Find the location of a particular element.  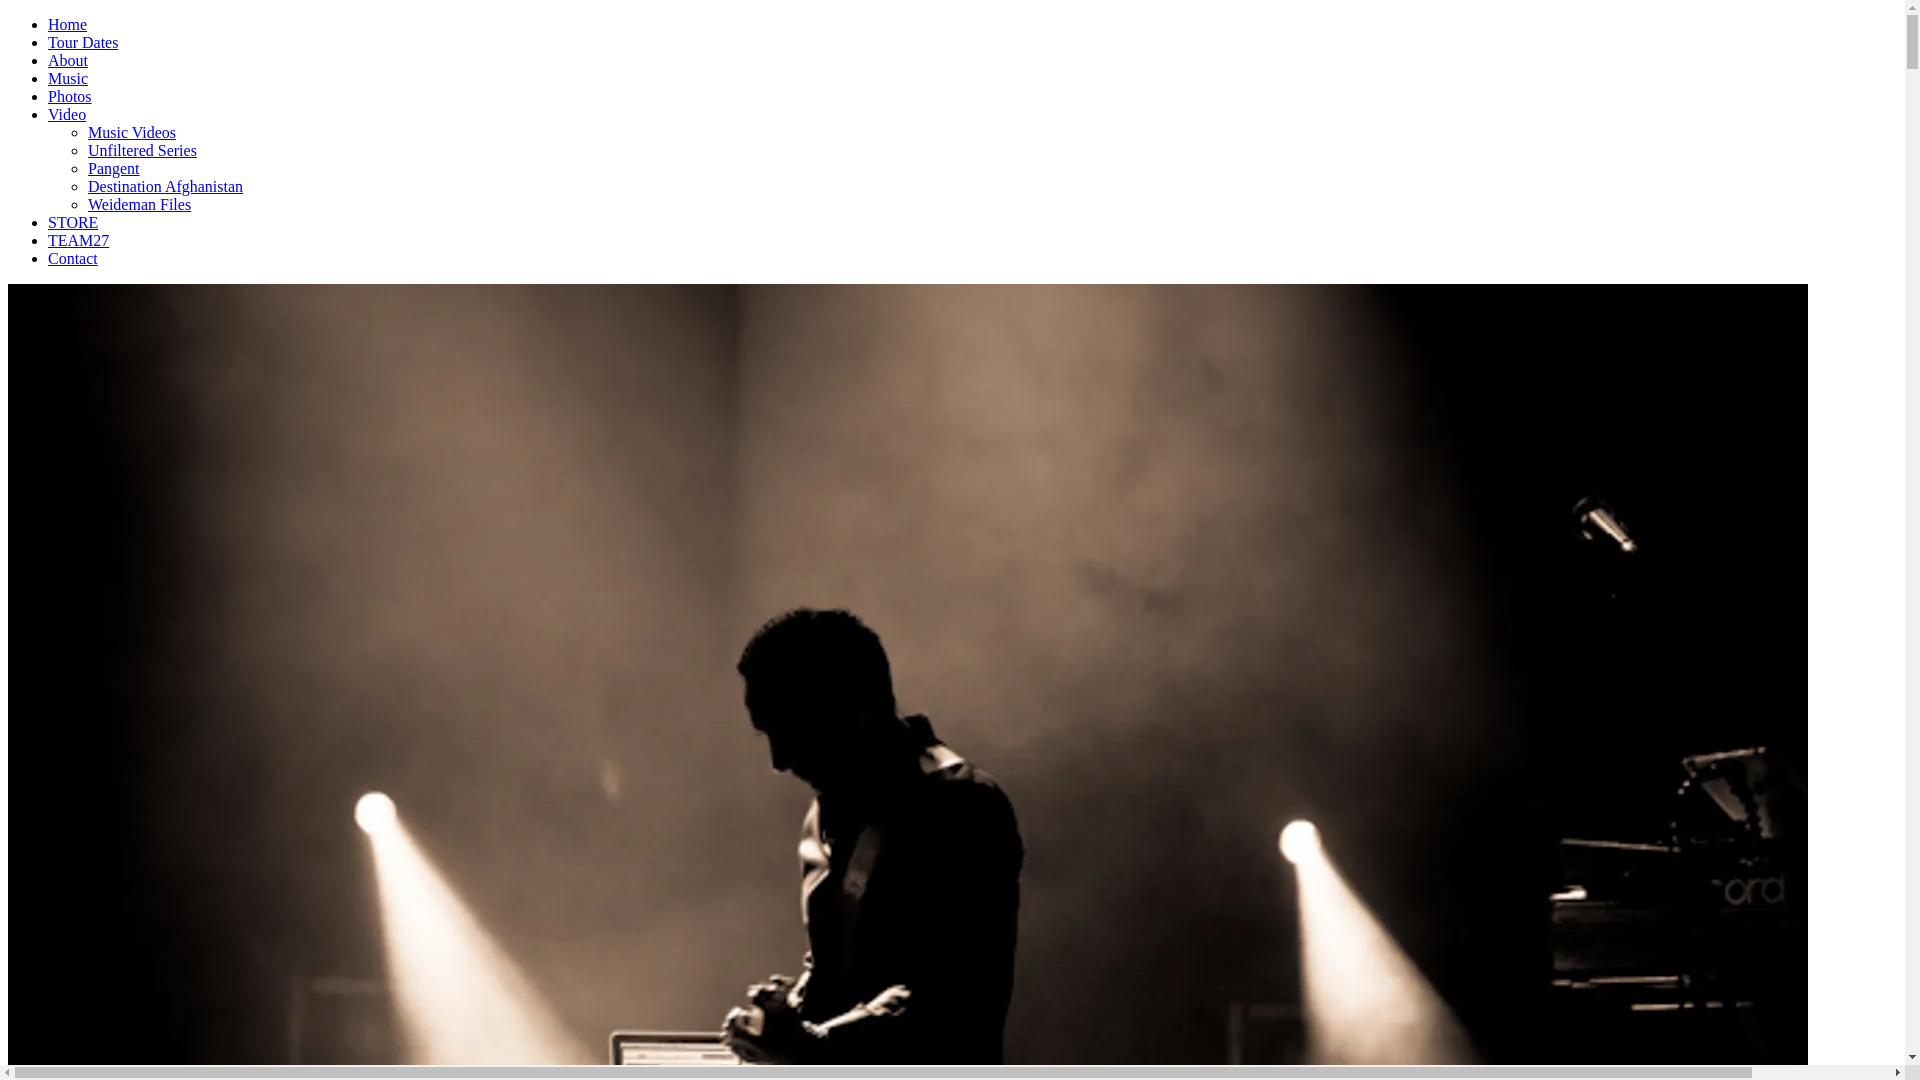

'Contact' is located at coordinates (72, 257).